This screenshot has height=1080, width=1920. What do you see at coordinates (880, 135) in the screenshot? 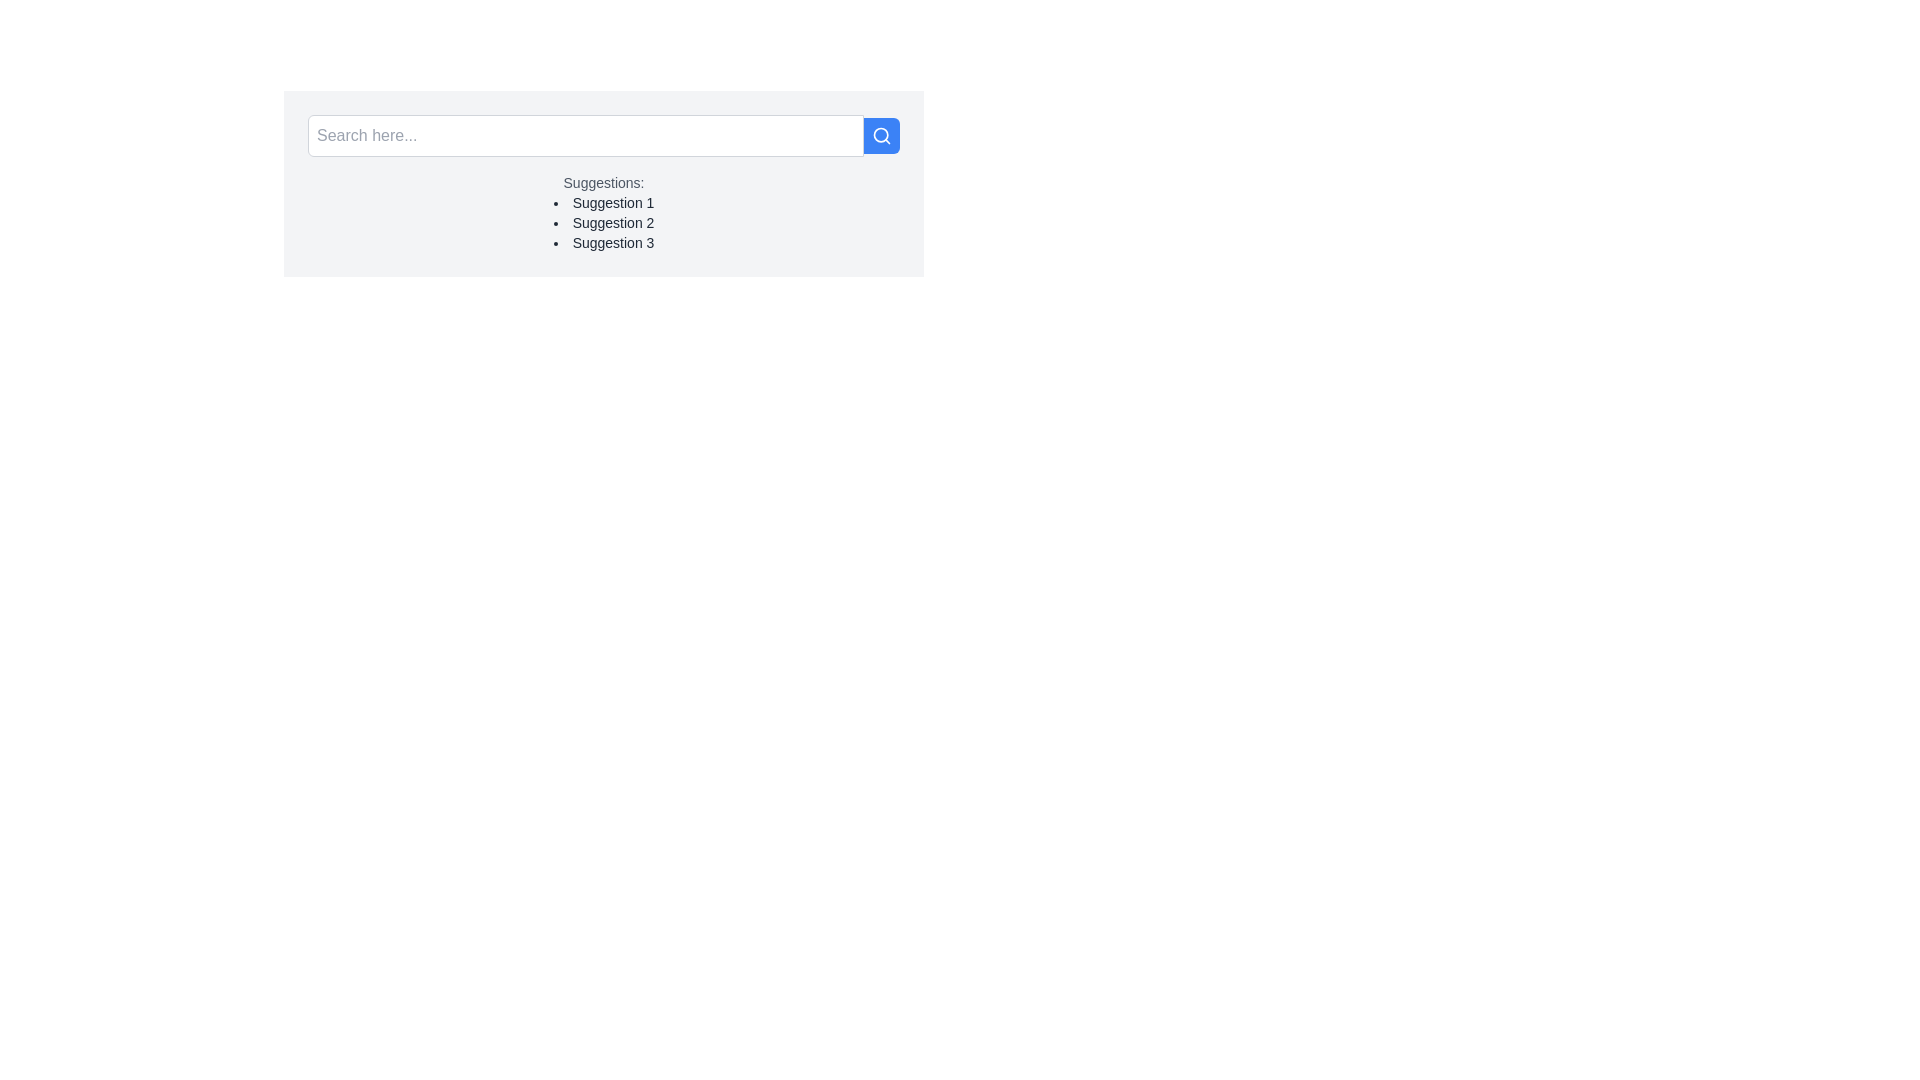
I see `the Decorative vector circle that is part of the search button icon, which visually indicates the search function` at bounding box center [880, 135].